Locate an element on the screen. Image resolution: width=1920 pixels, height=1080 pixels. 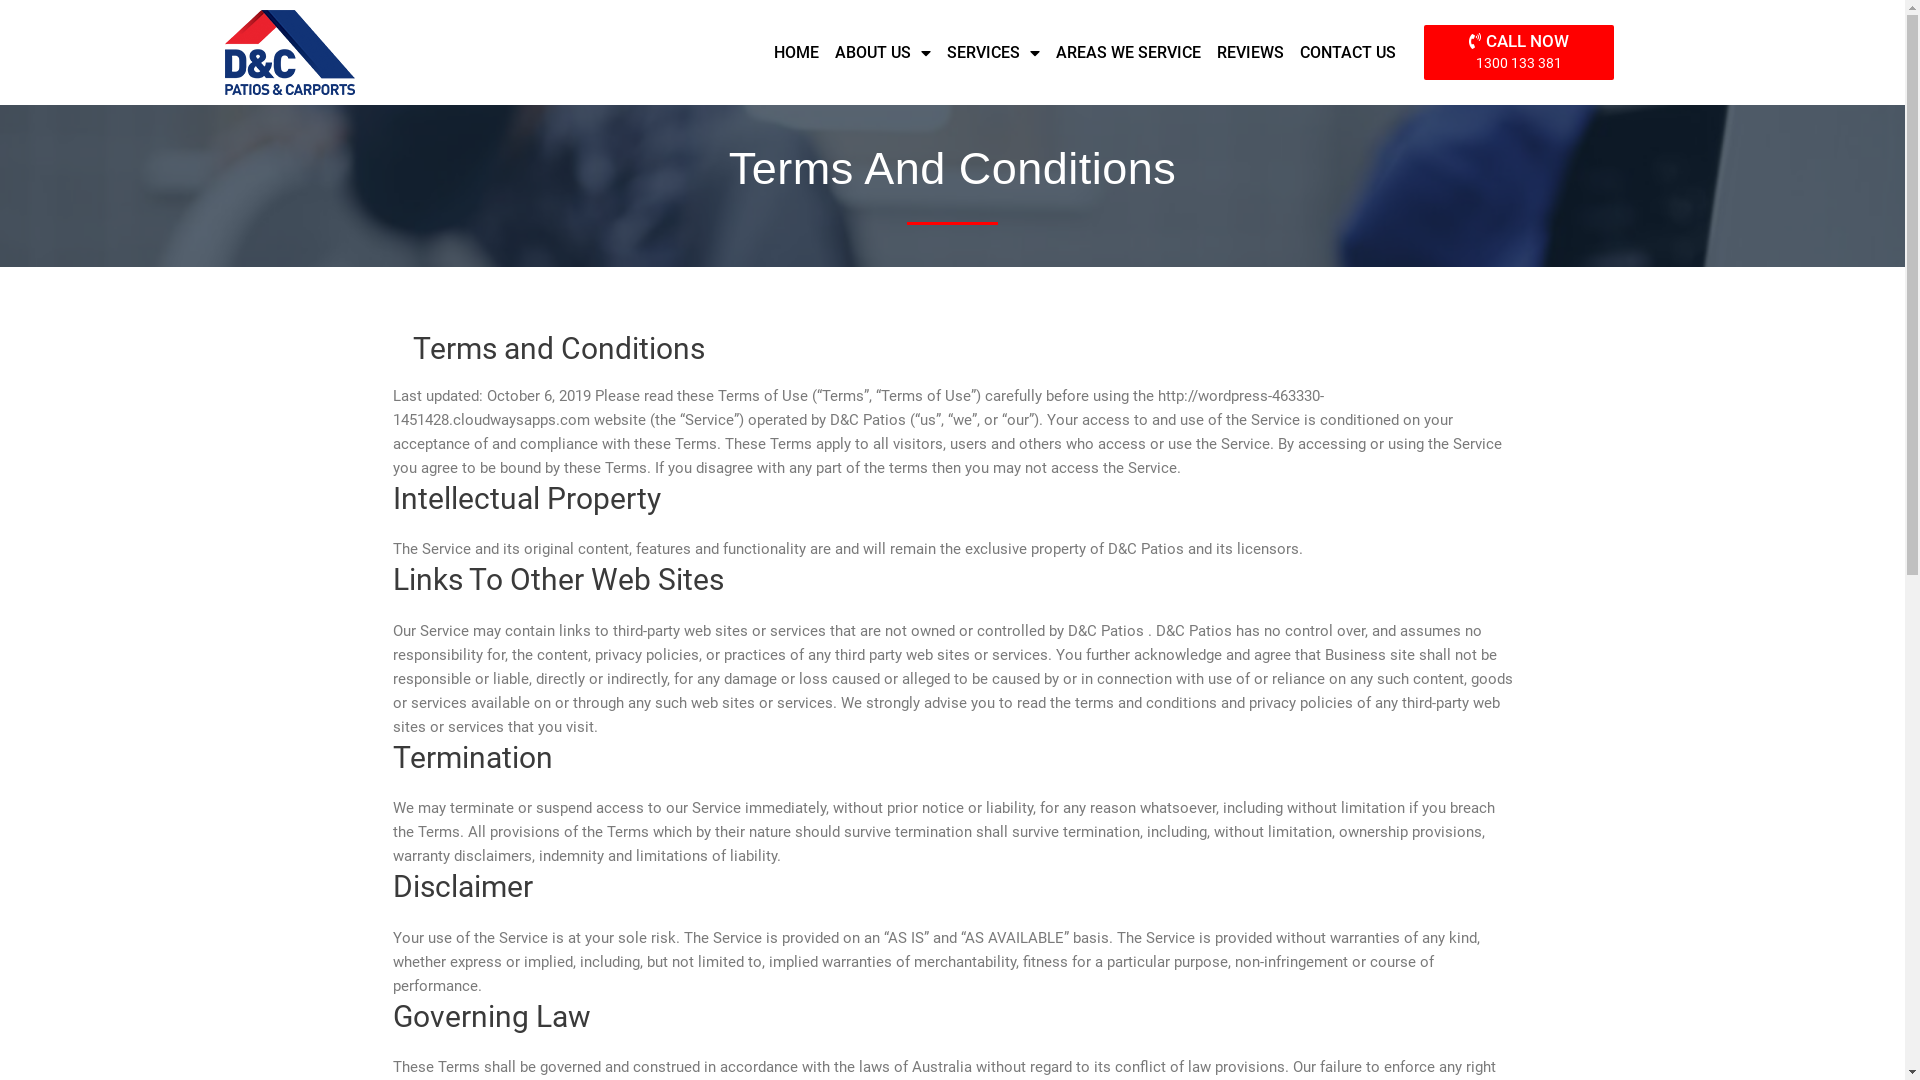
'REVIEWS' is located at coordinates (1249, 50).